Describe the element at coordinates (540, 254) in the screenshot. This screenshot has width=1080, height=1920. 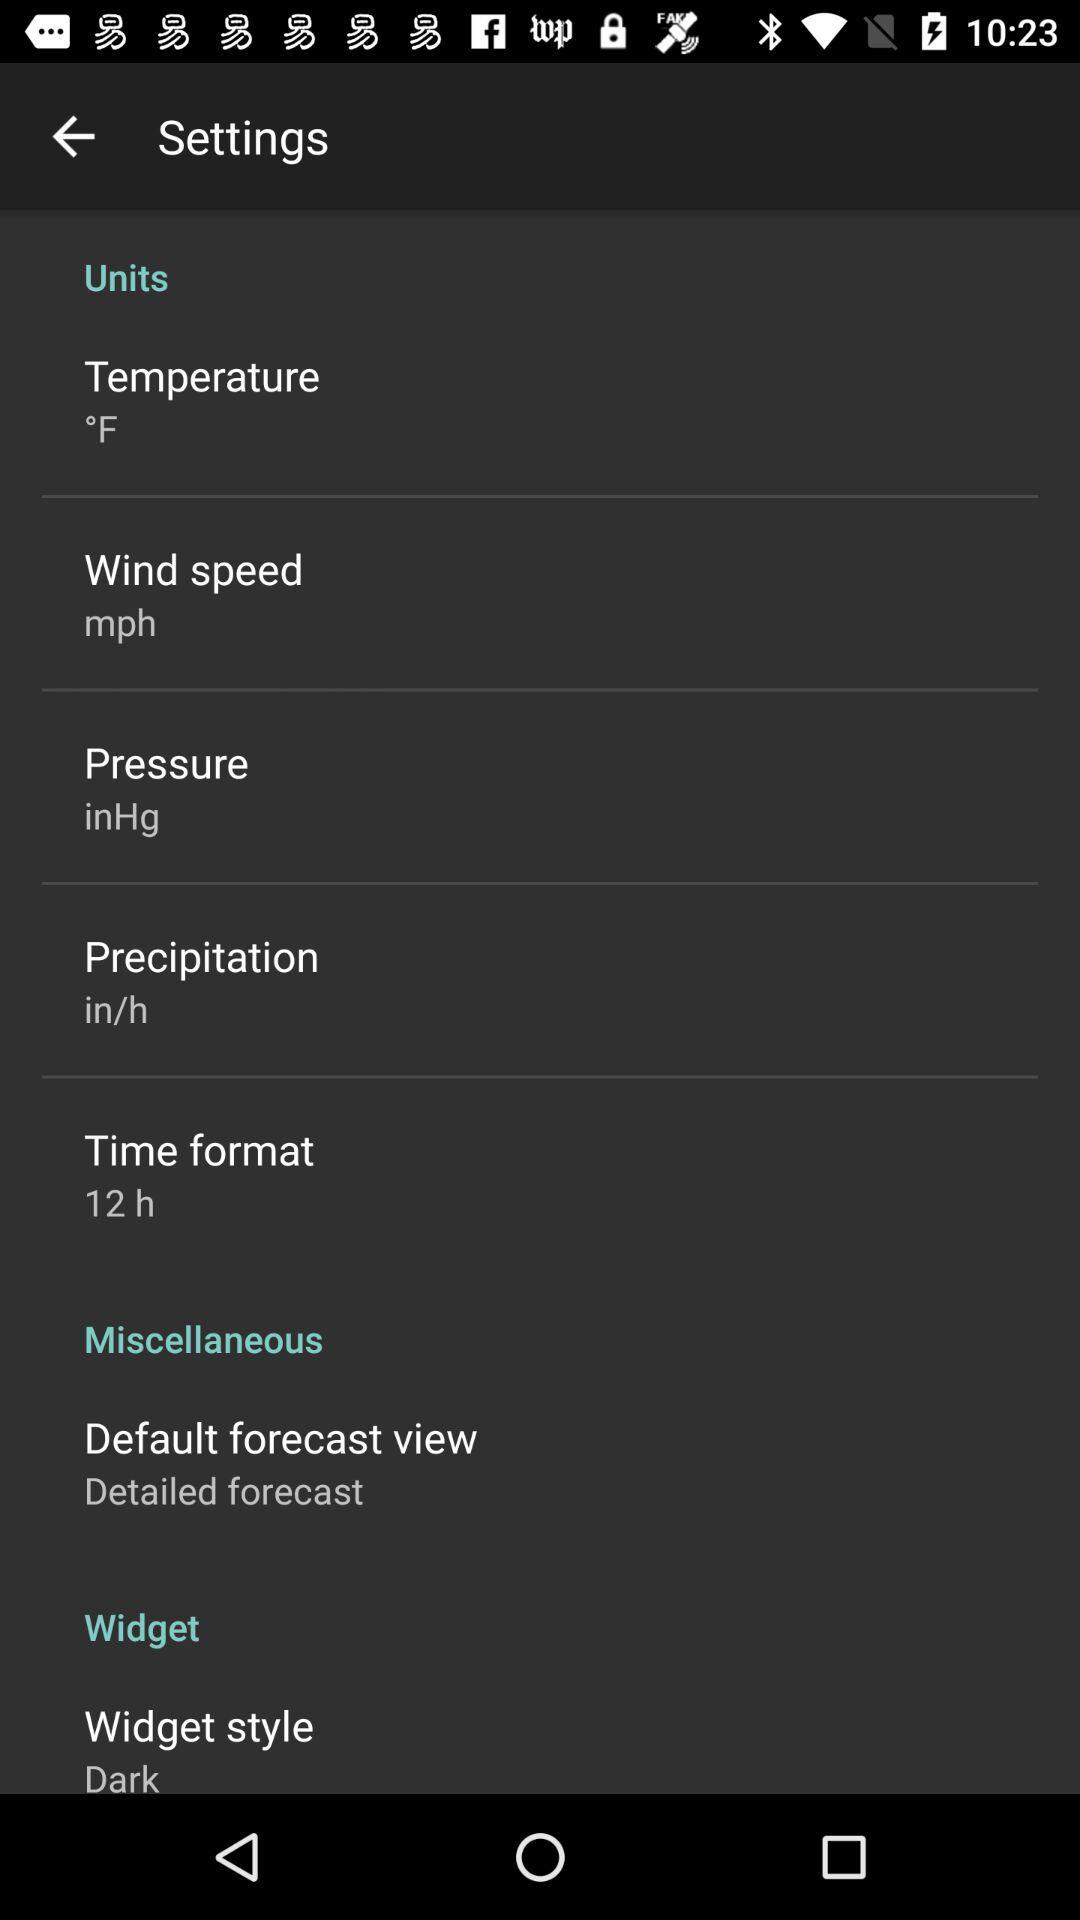
I see `the icon above the temperature item` at that location.